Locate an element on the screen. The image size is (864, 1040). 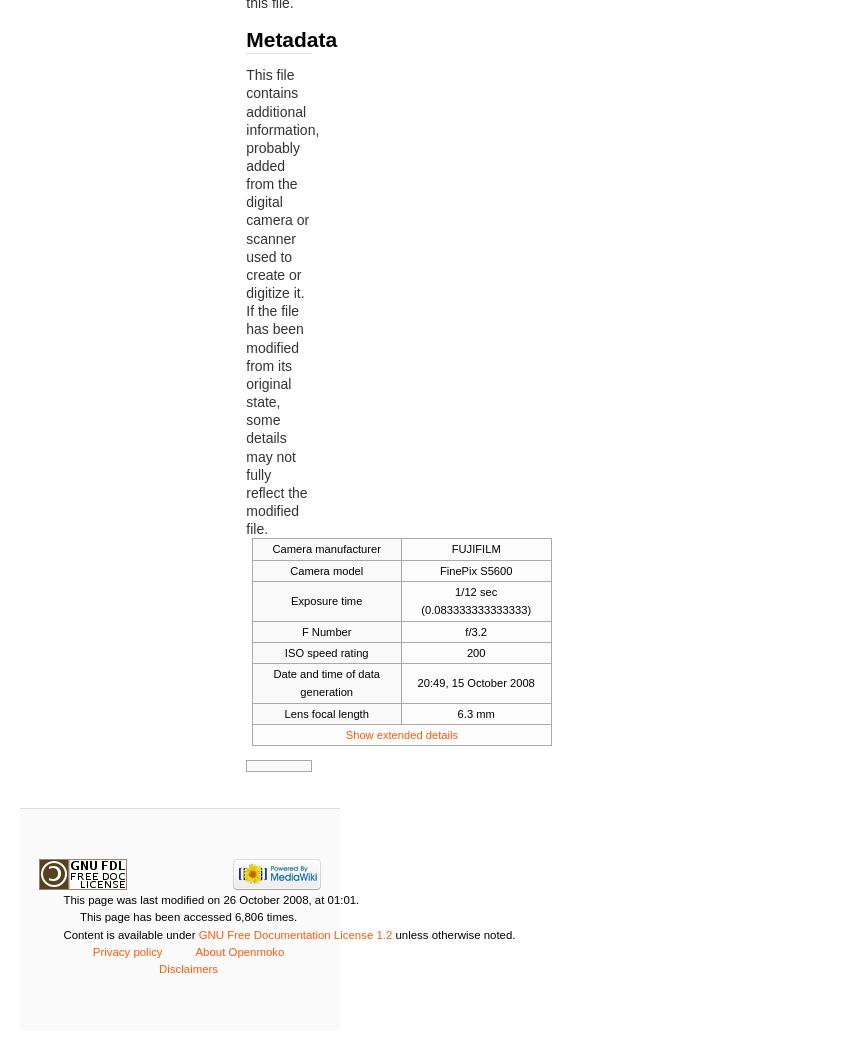
'This page has been accessed 6,806 times.' is located at coordinates (187, 916).